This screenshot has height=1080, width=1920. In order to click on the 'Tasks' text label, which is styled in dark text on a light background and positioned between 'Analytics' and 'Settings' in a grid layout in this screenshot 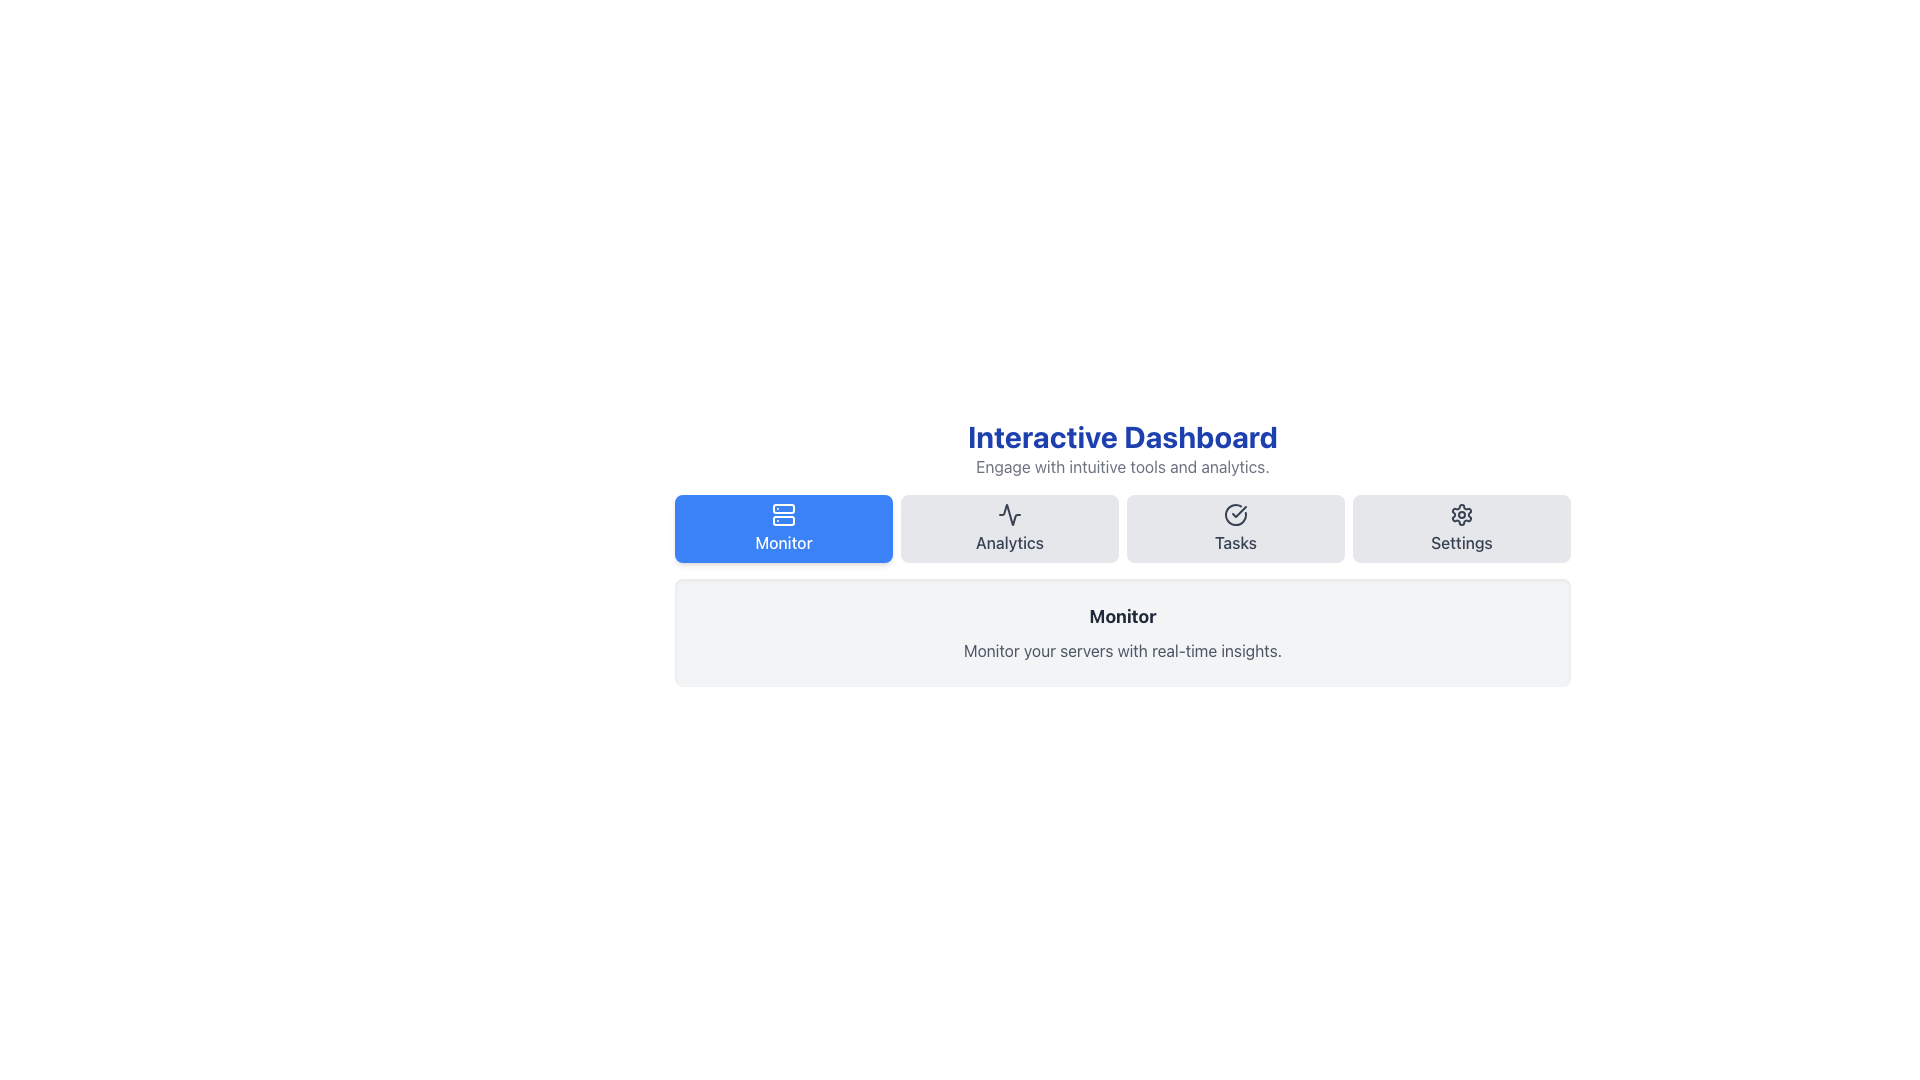, I will do `click(1234, 543)`.